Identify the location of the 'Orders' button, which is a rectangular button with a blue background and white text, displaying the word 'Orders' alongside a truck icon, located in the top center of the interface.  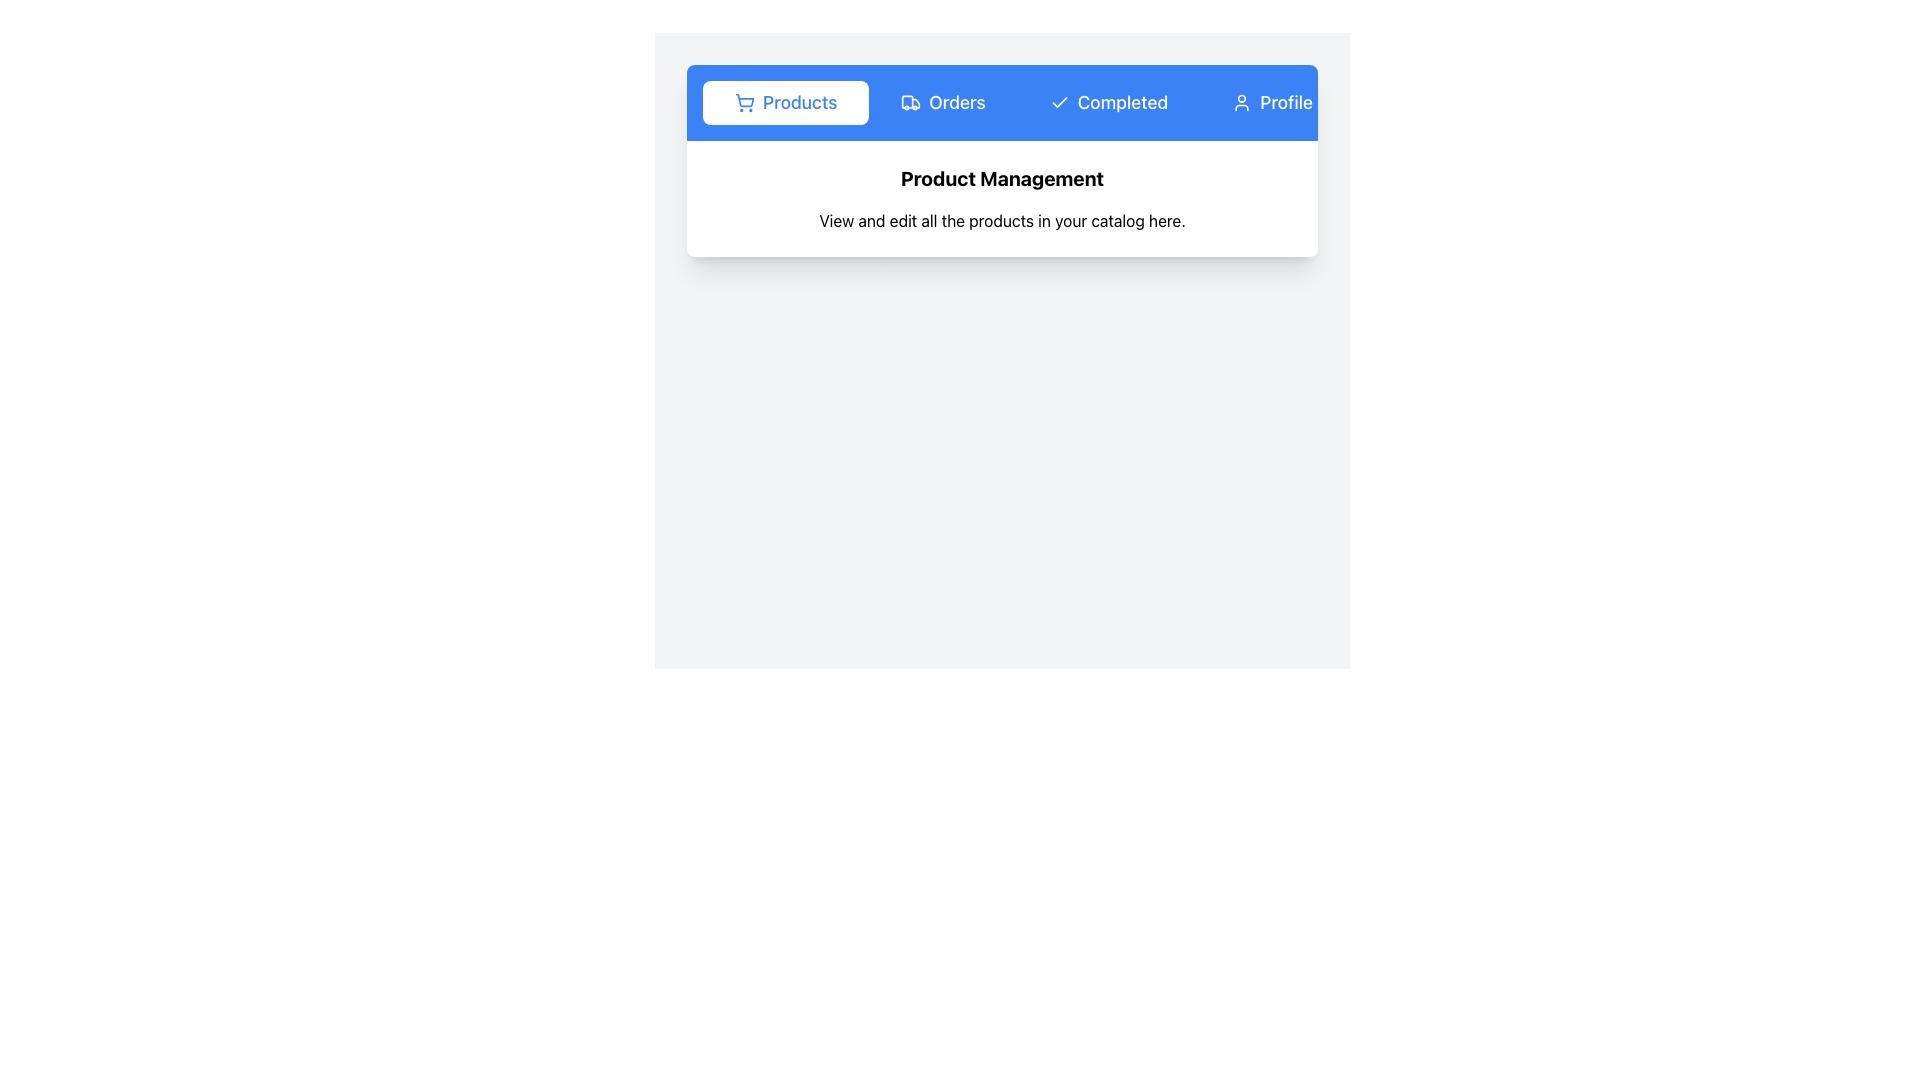
(942, 103).